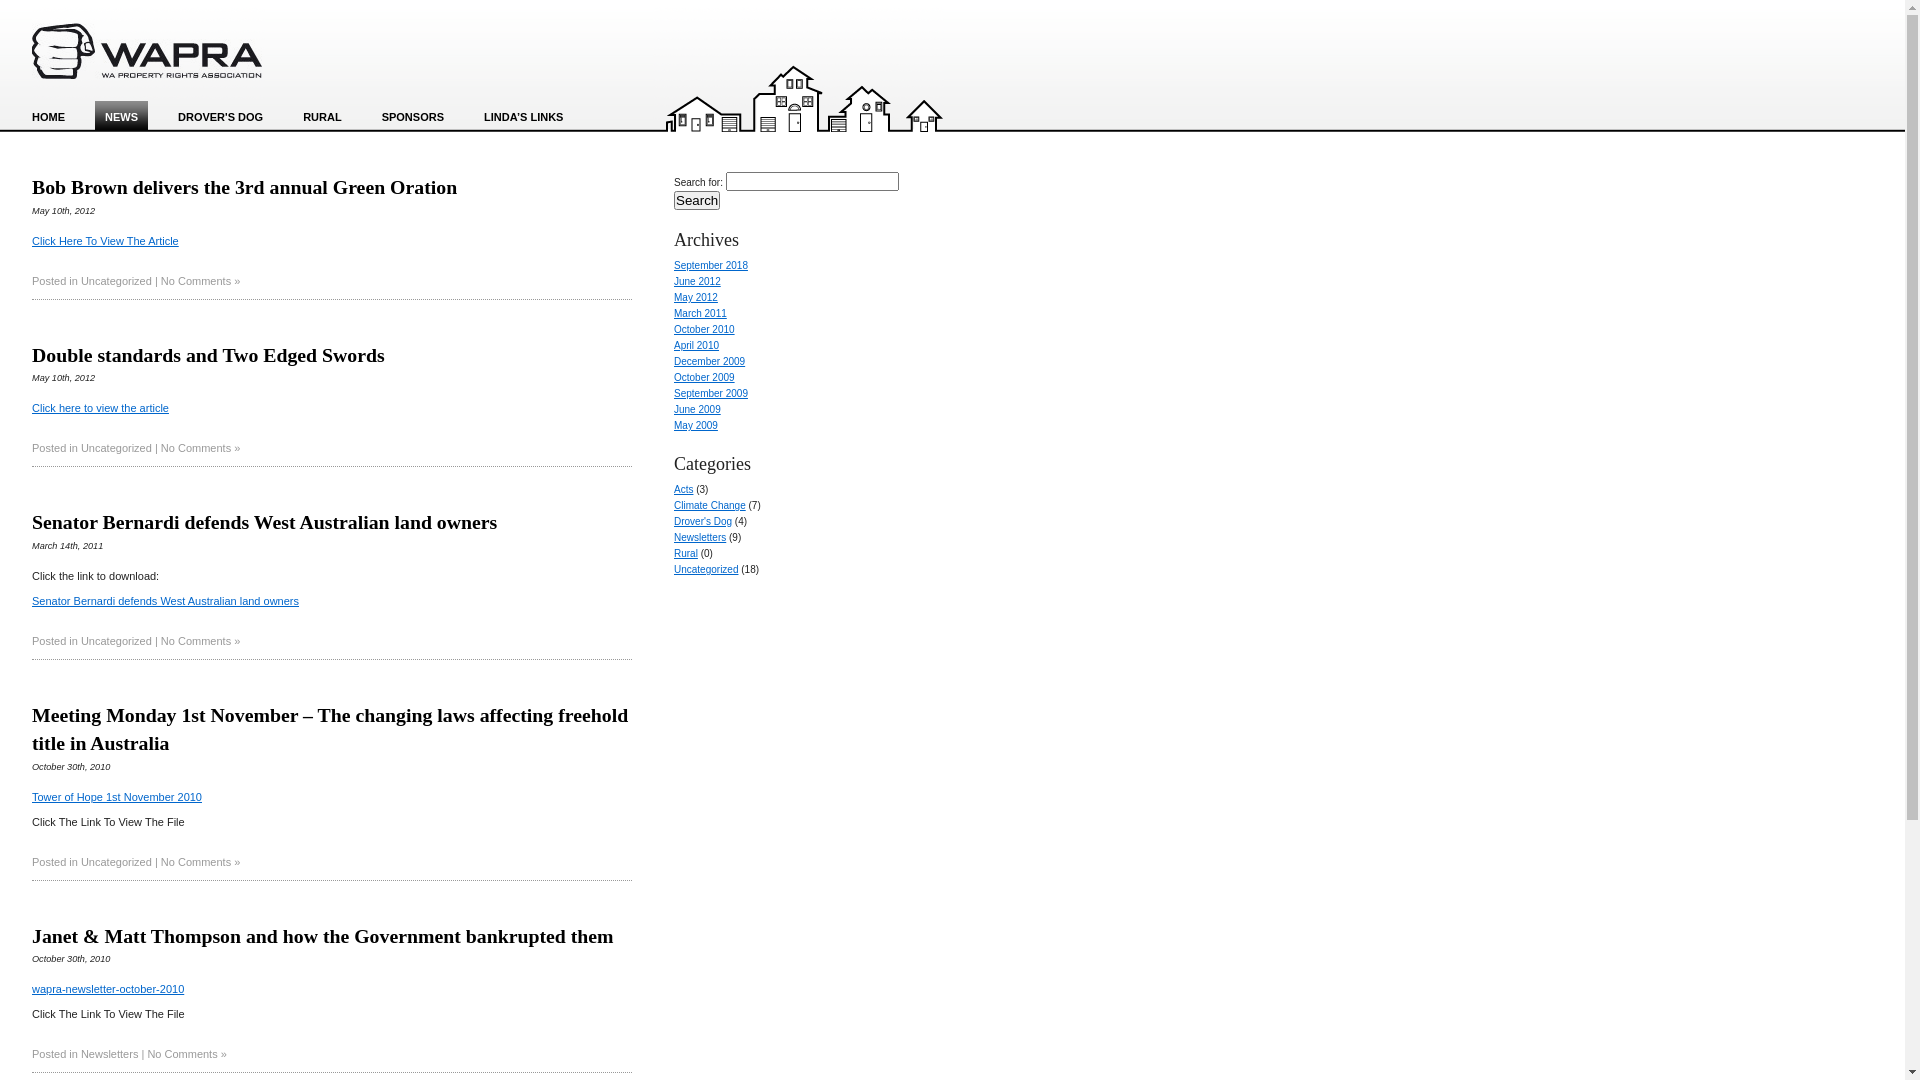  Describe the element at coordinates (115, 796) in the screenshot. I see `'Tower of Hope 1st November 2010'` at that location.